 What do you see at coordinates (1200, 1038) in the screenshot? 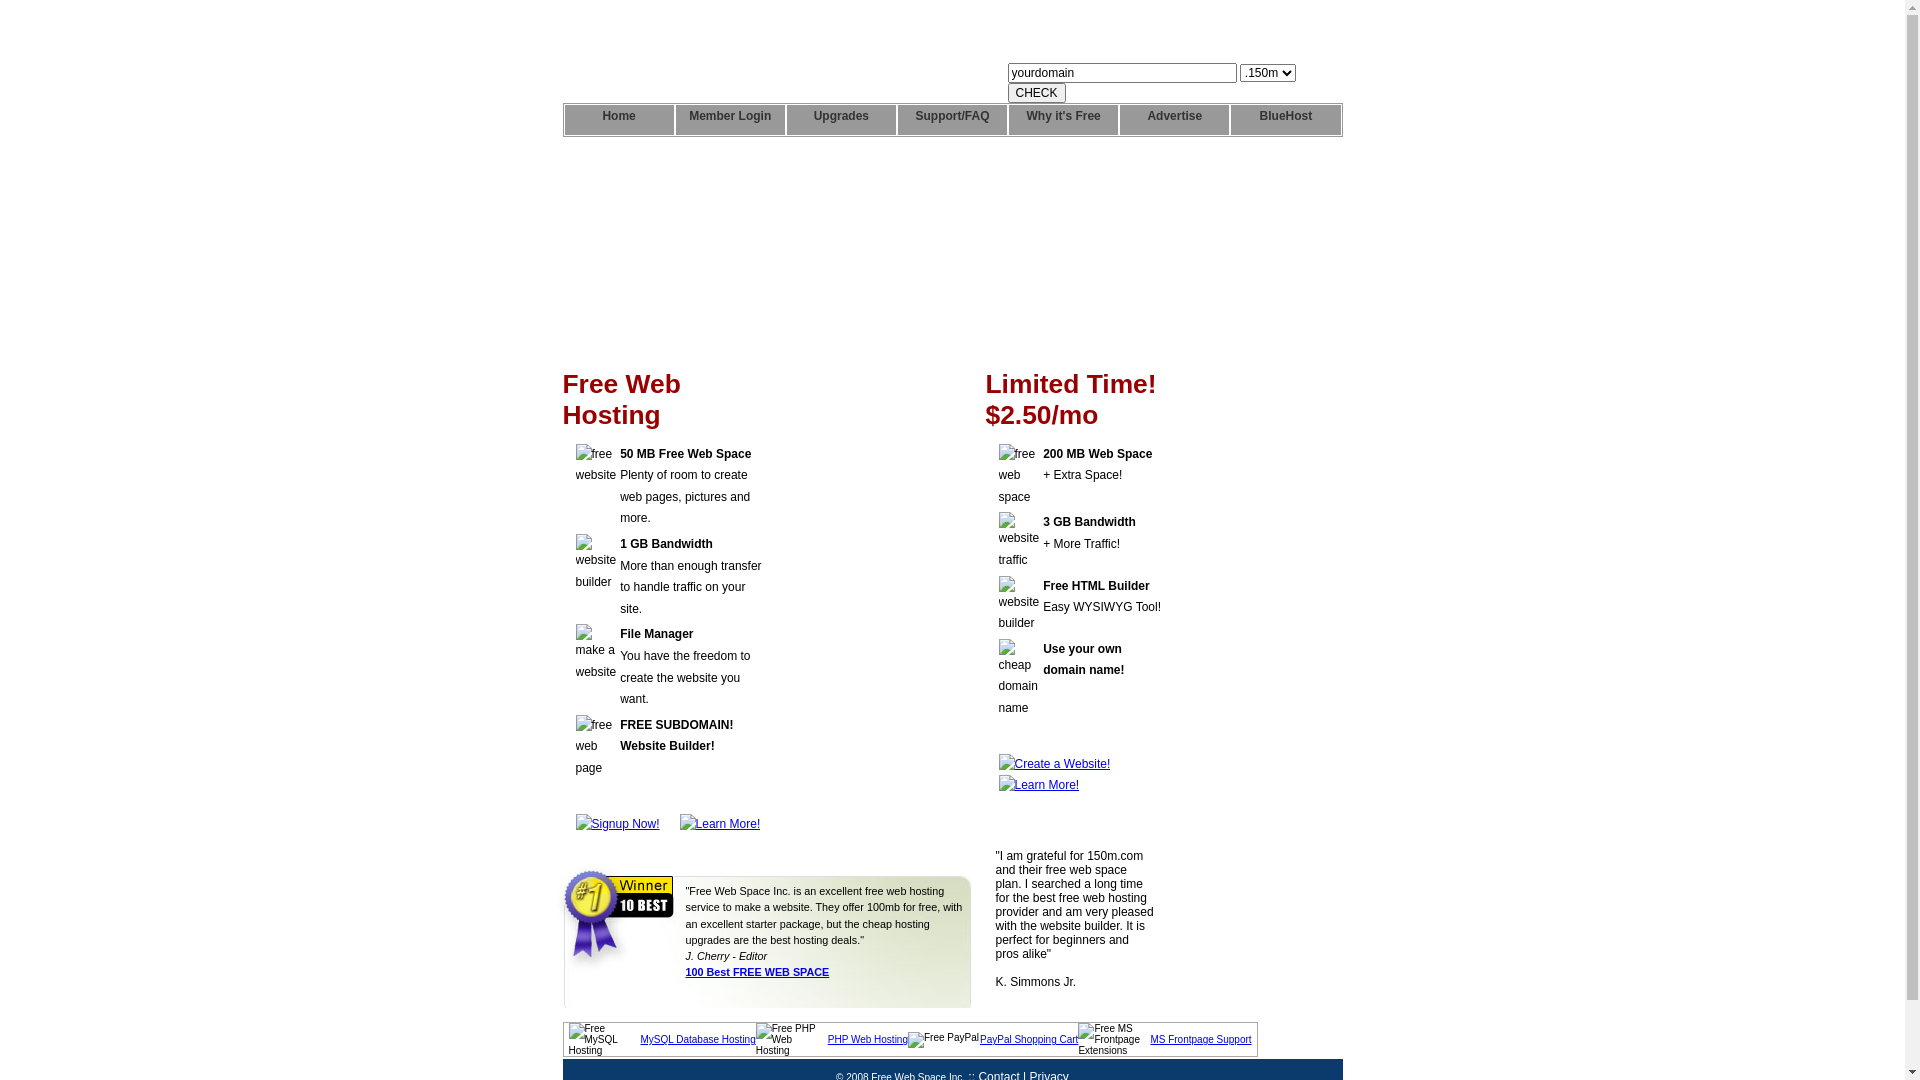
I see `'MS Frontpage Support'` at bounding box center [1200, 1038].